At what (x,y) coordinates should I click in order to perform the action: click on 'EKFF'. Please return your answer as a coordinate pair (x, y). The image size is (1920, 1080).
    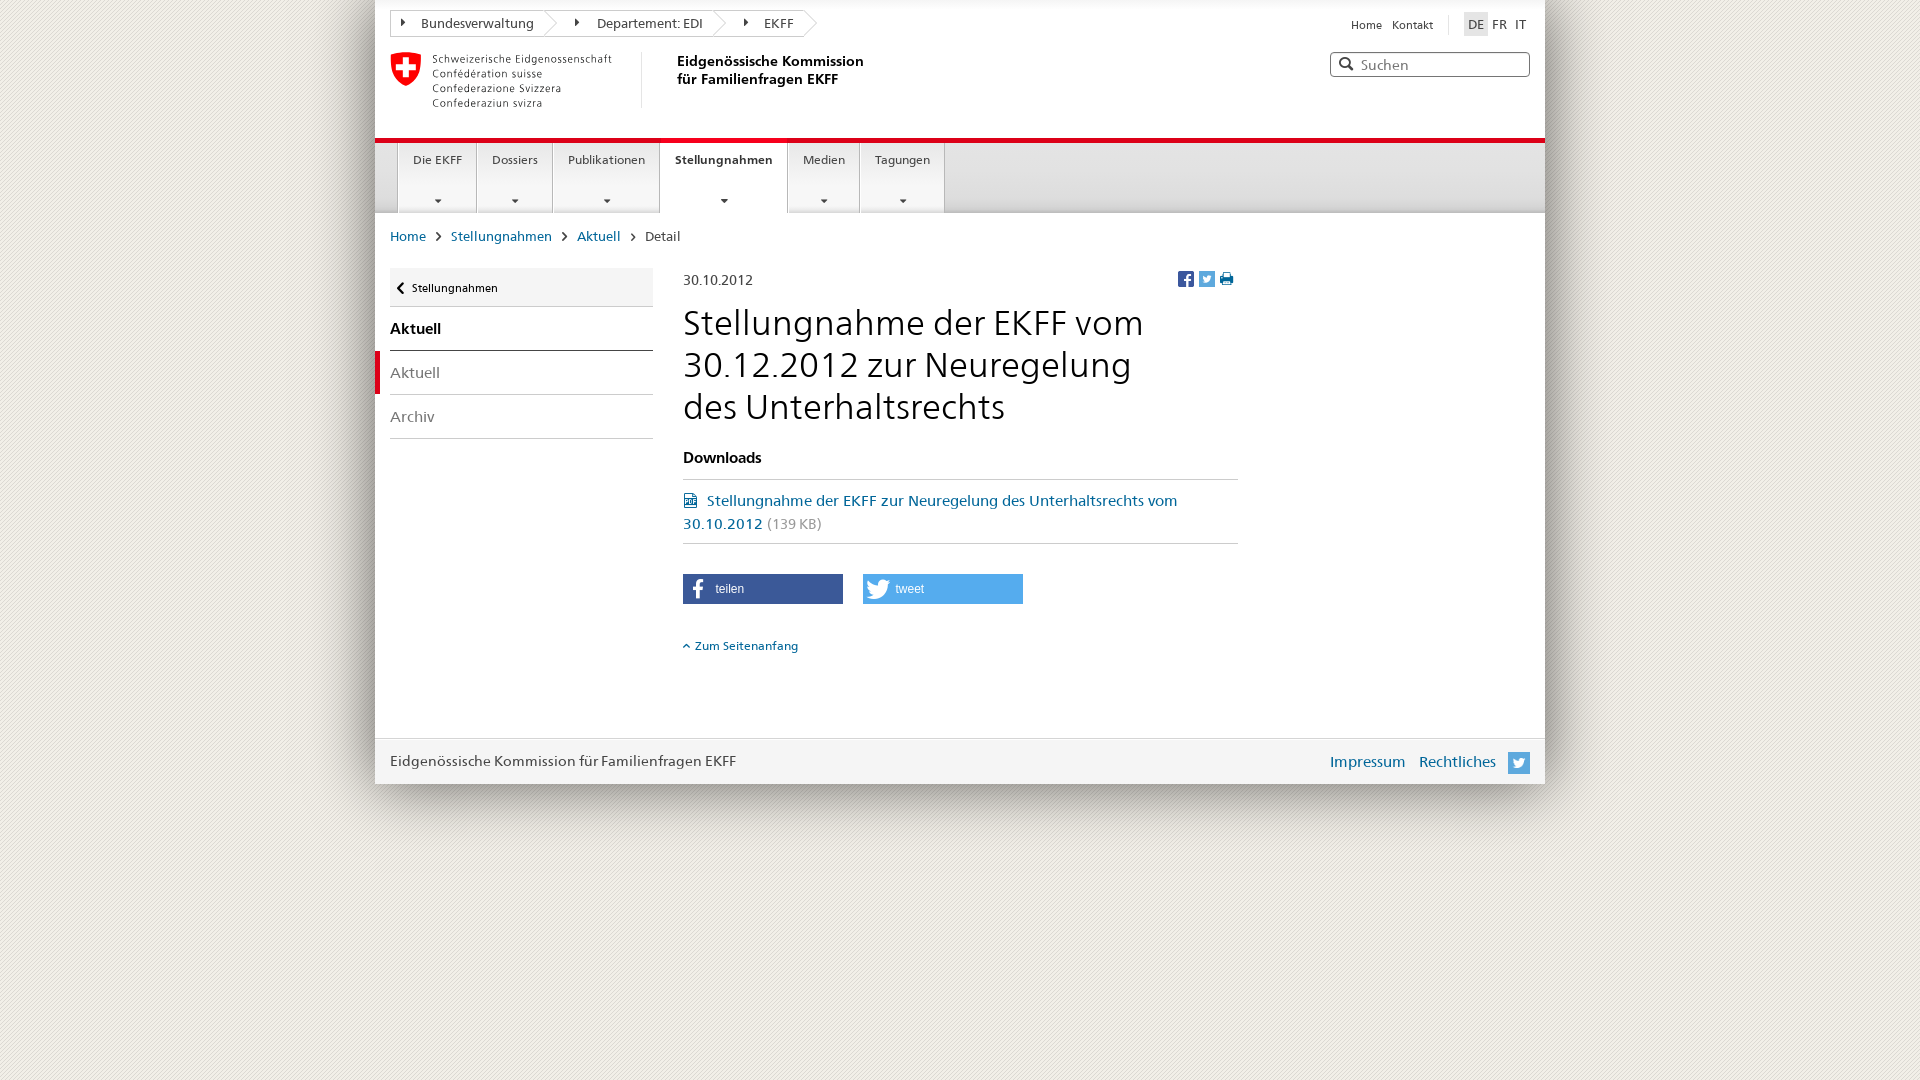
    Looking at the image, I should click on (757, 23).